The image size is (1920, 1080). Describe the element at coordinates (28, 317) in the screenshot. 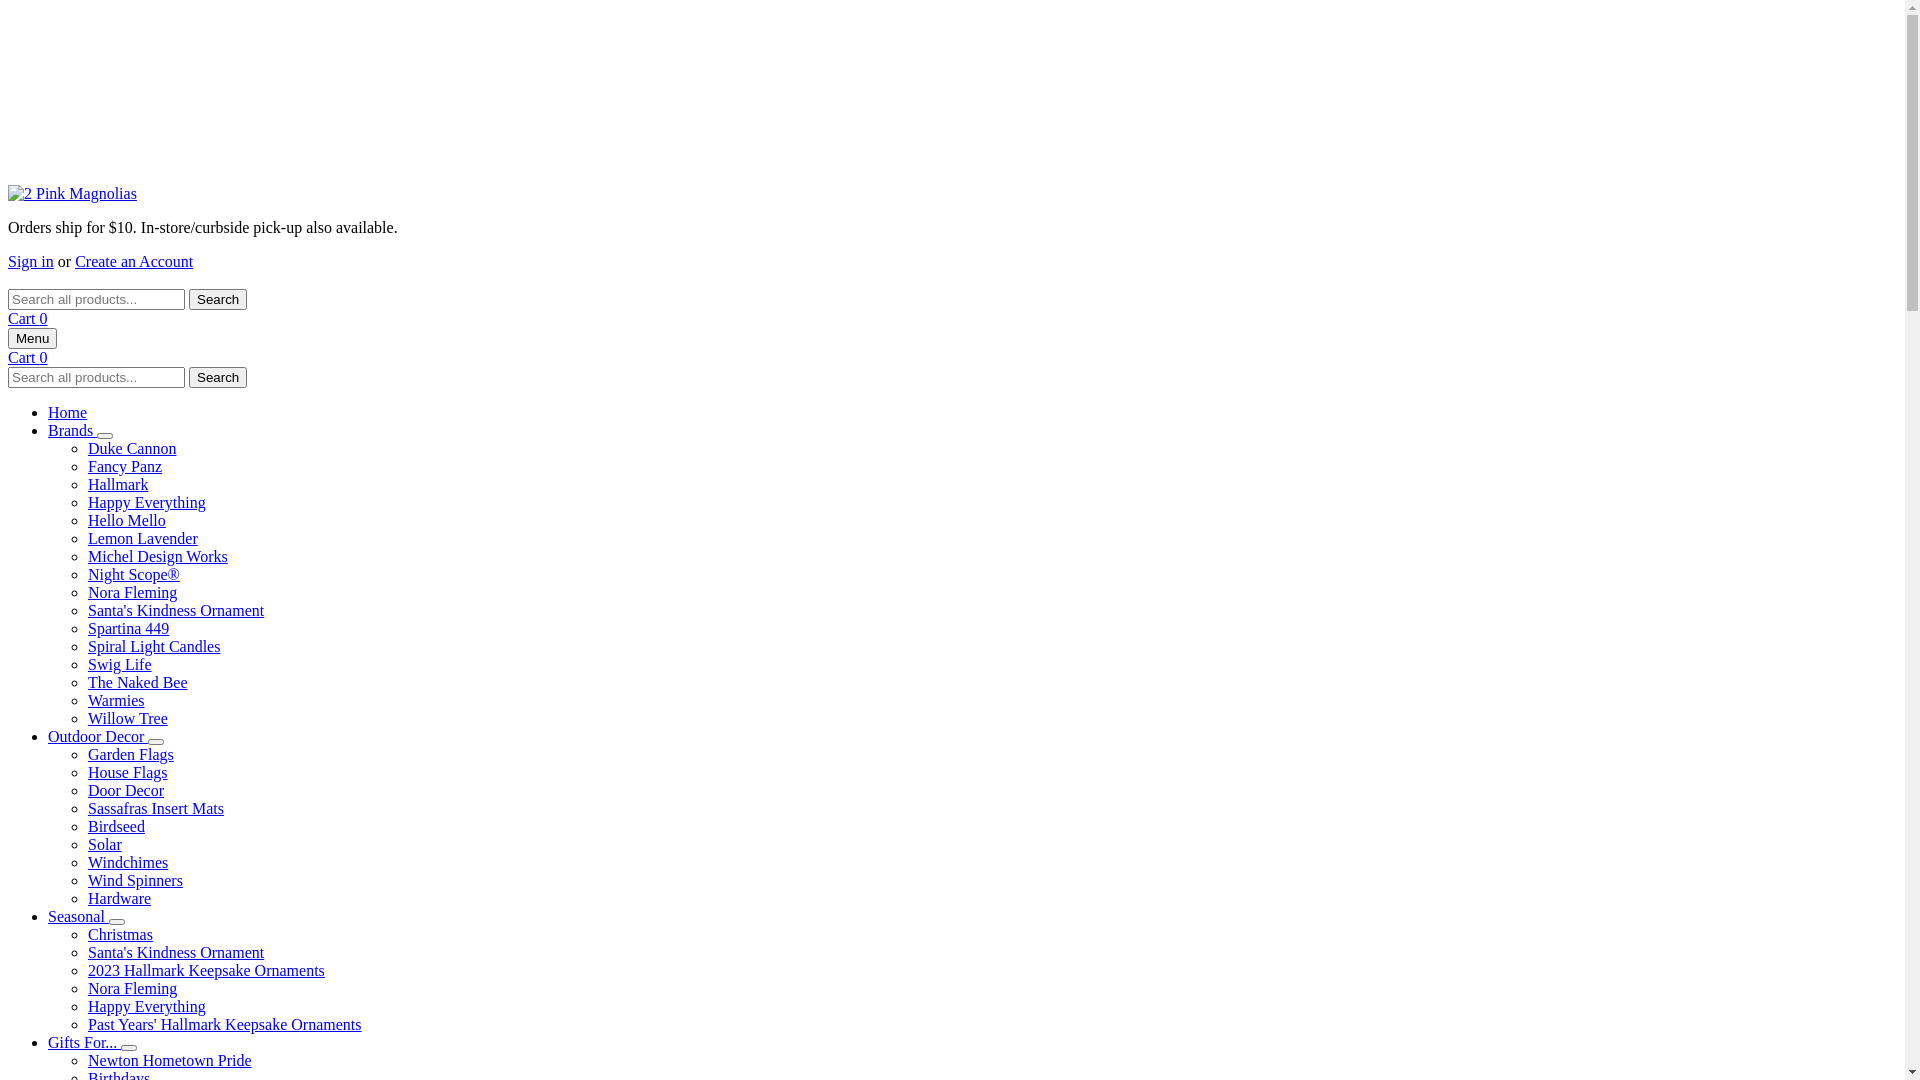

I see `'Cart 0'` at that location.